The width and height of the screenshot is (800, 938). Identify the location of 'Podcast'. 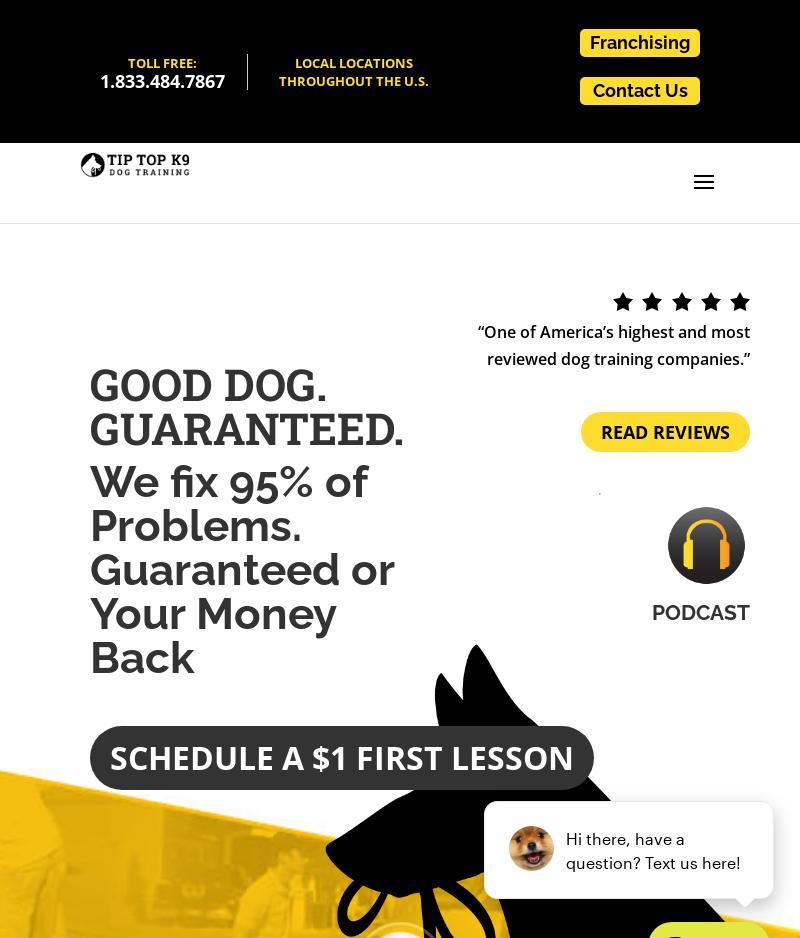
(700, 612).